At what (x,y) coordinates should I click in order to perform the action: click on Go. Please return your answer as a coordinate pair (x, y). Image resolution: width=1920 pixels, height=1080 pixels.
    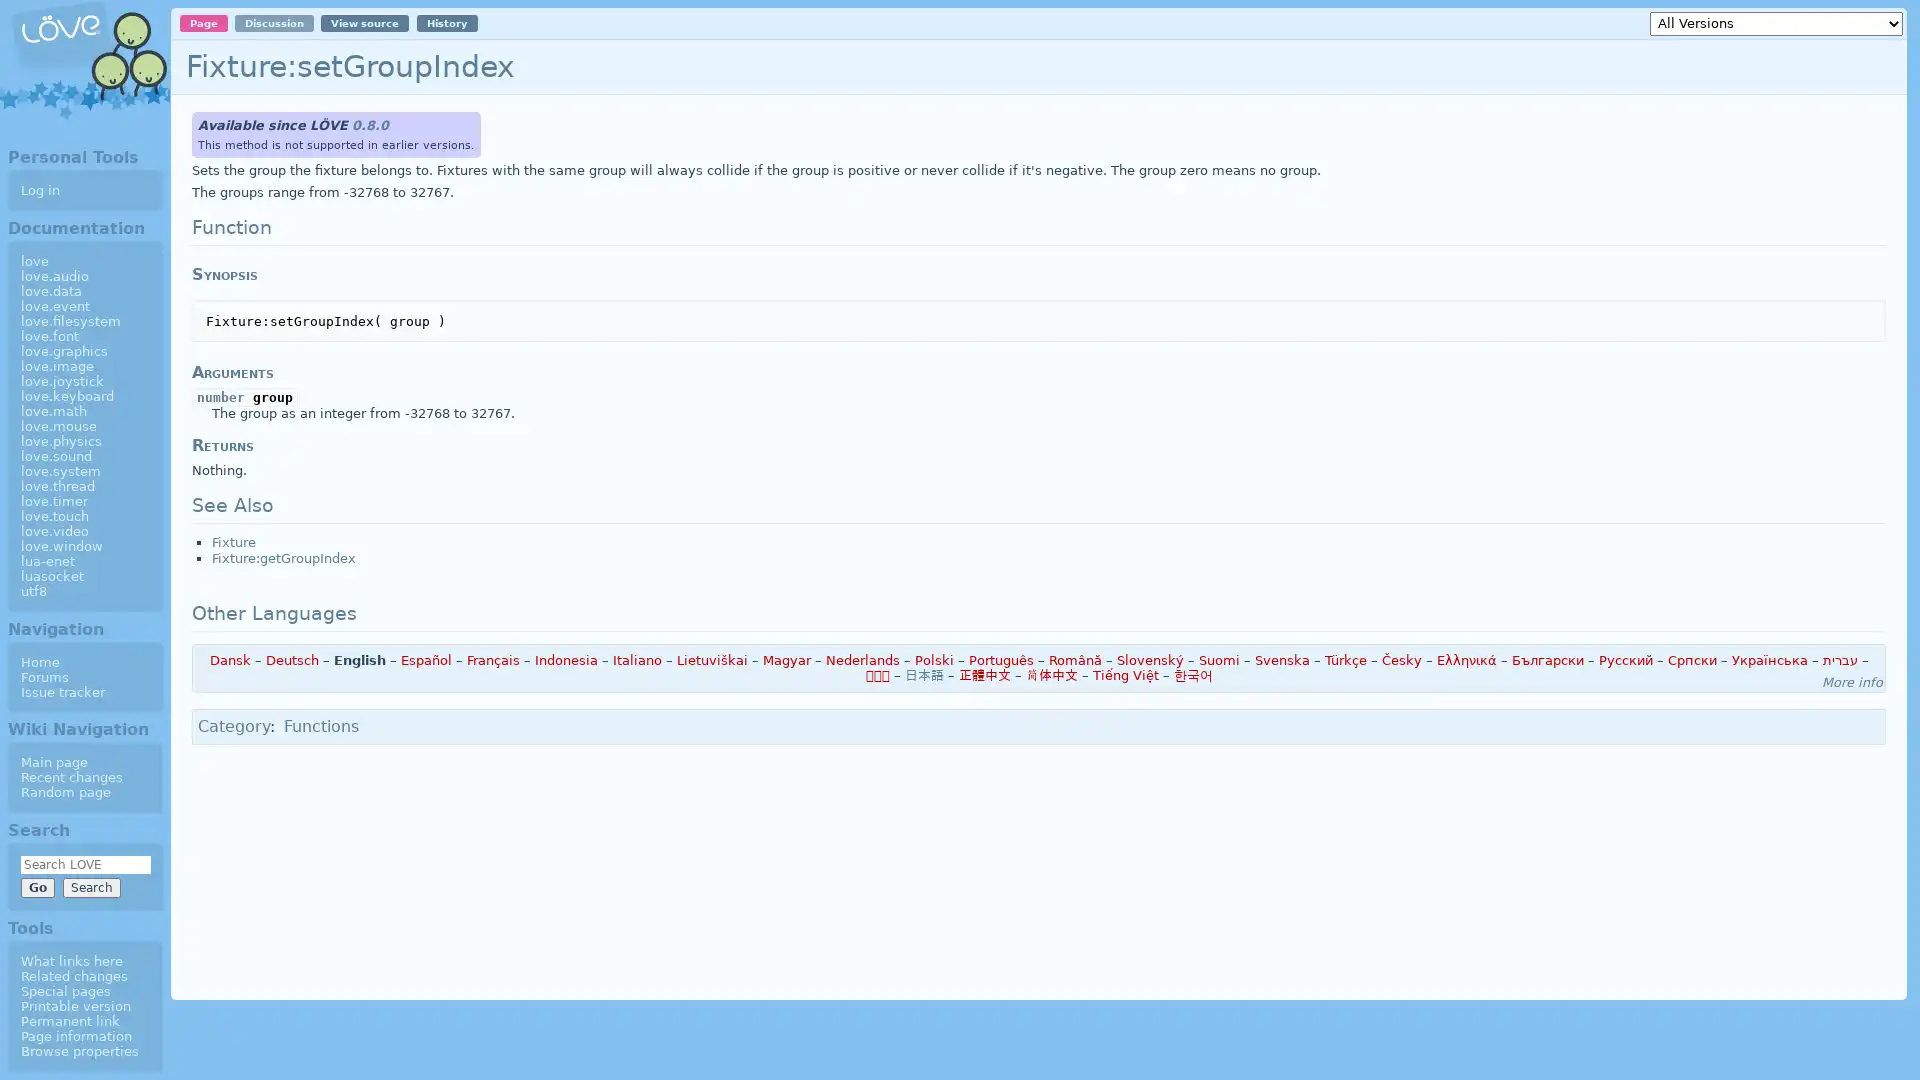
    Looking at the image, I should click on (37, 886).